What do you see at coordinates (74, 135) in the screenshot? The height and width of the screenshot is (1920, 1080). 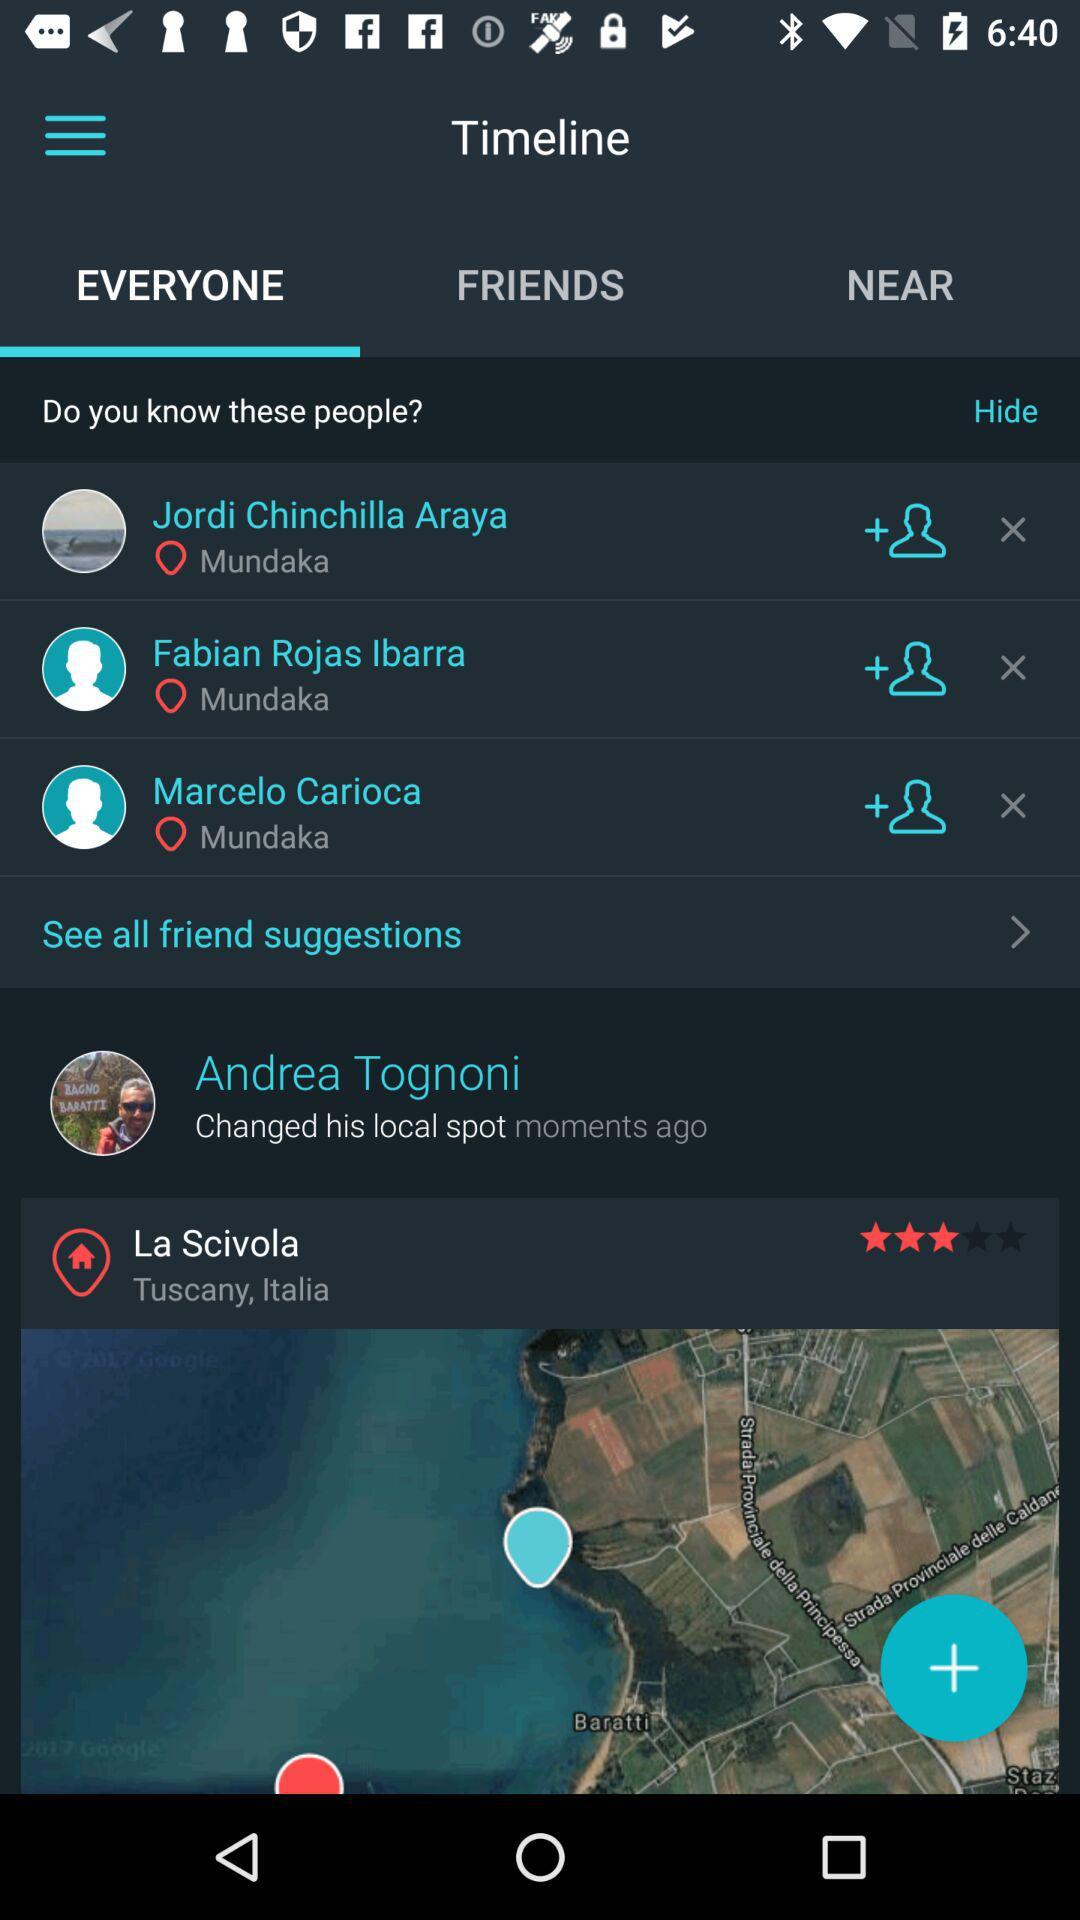 I see `the menu icon` at bounding box center [74, 135].